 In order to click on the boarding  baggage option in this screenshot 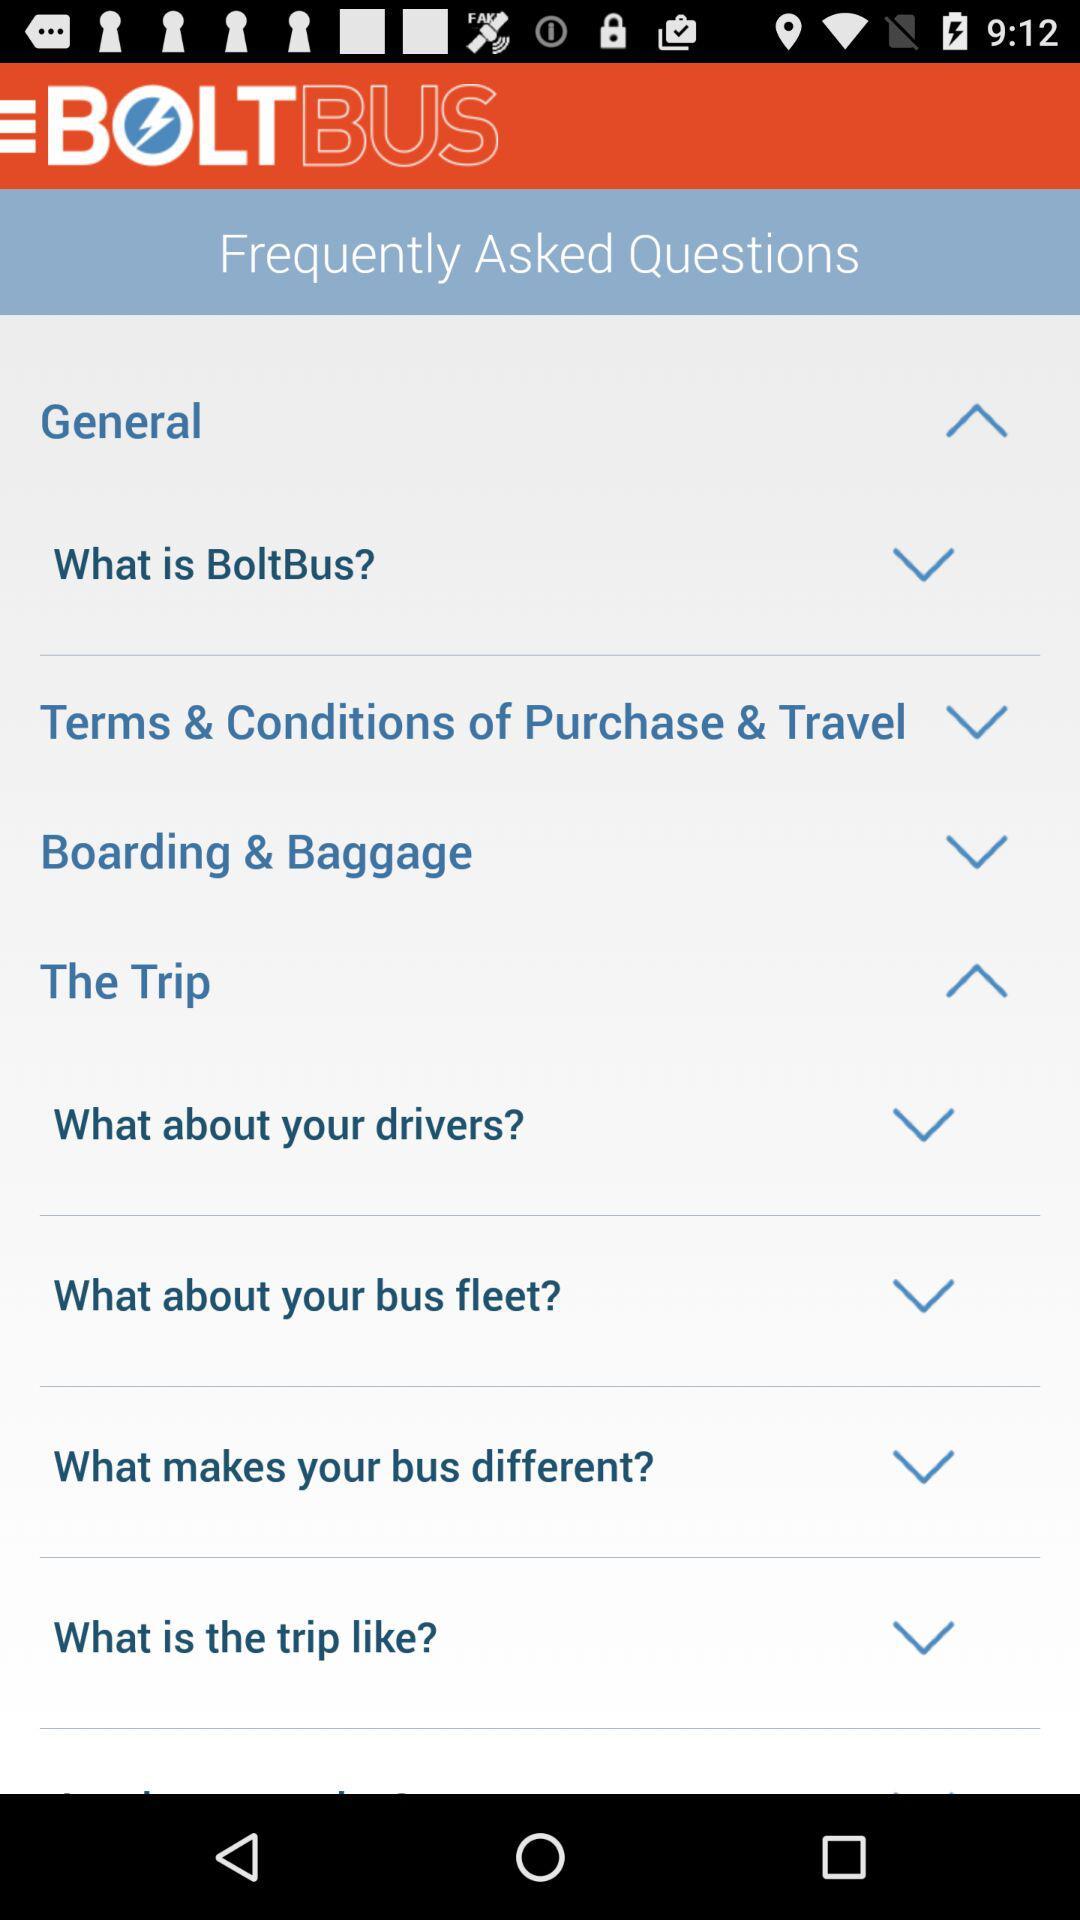, I will do `click(540, 849)`.